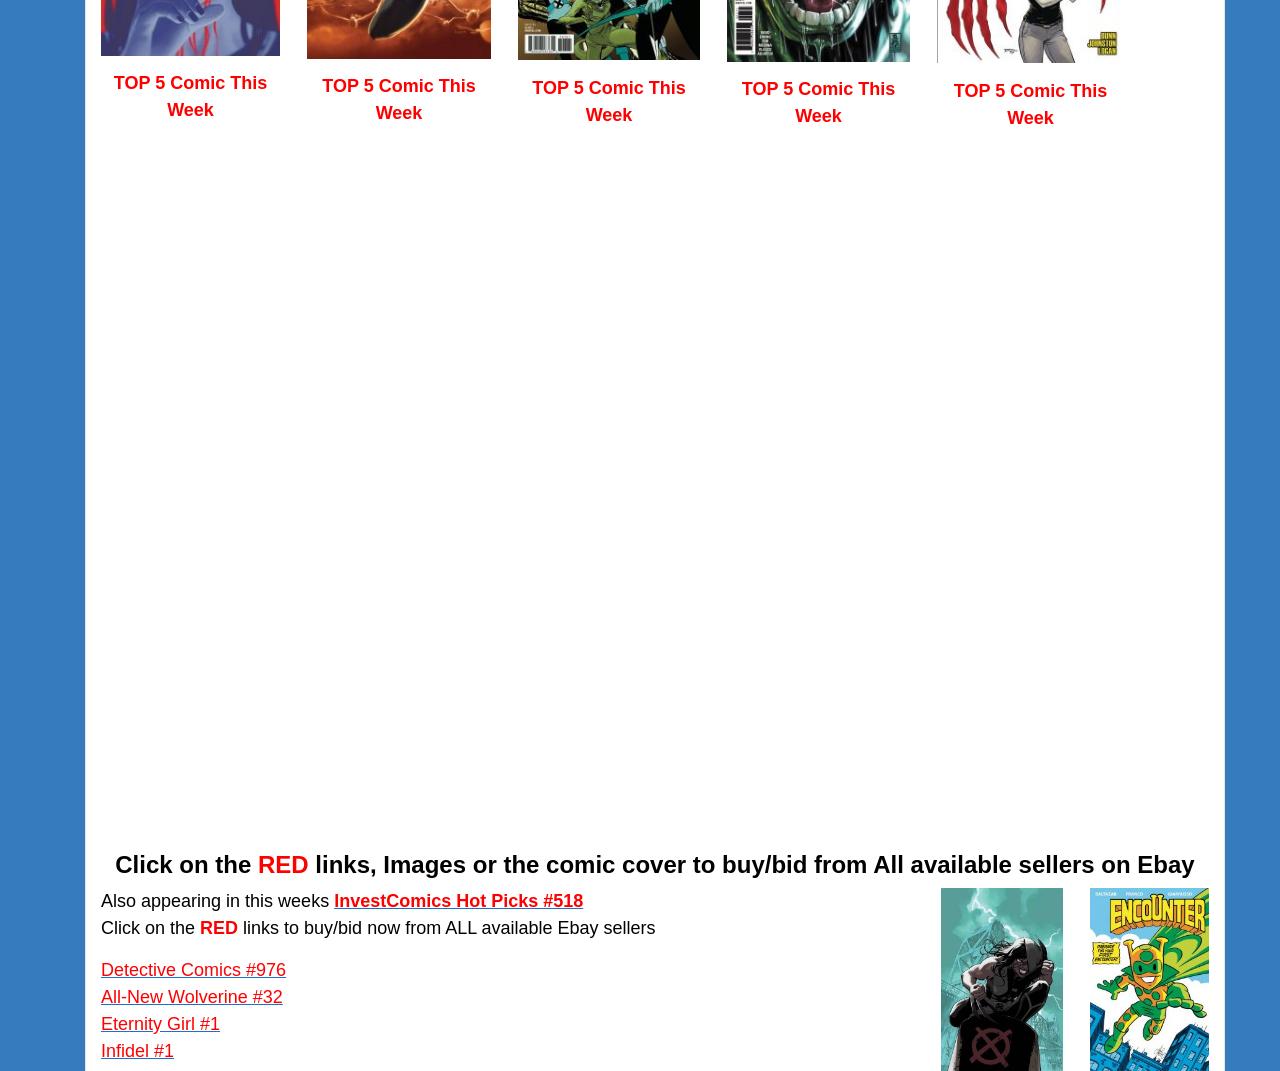  I want to click on 'Eternity Girl #1', so click(160, 1023).